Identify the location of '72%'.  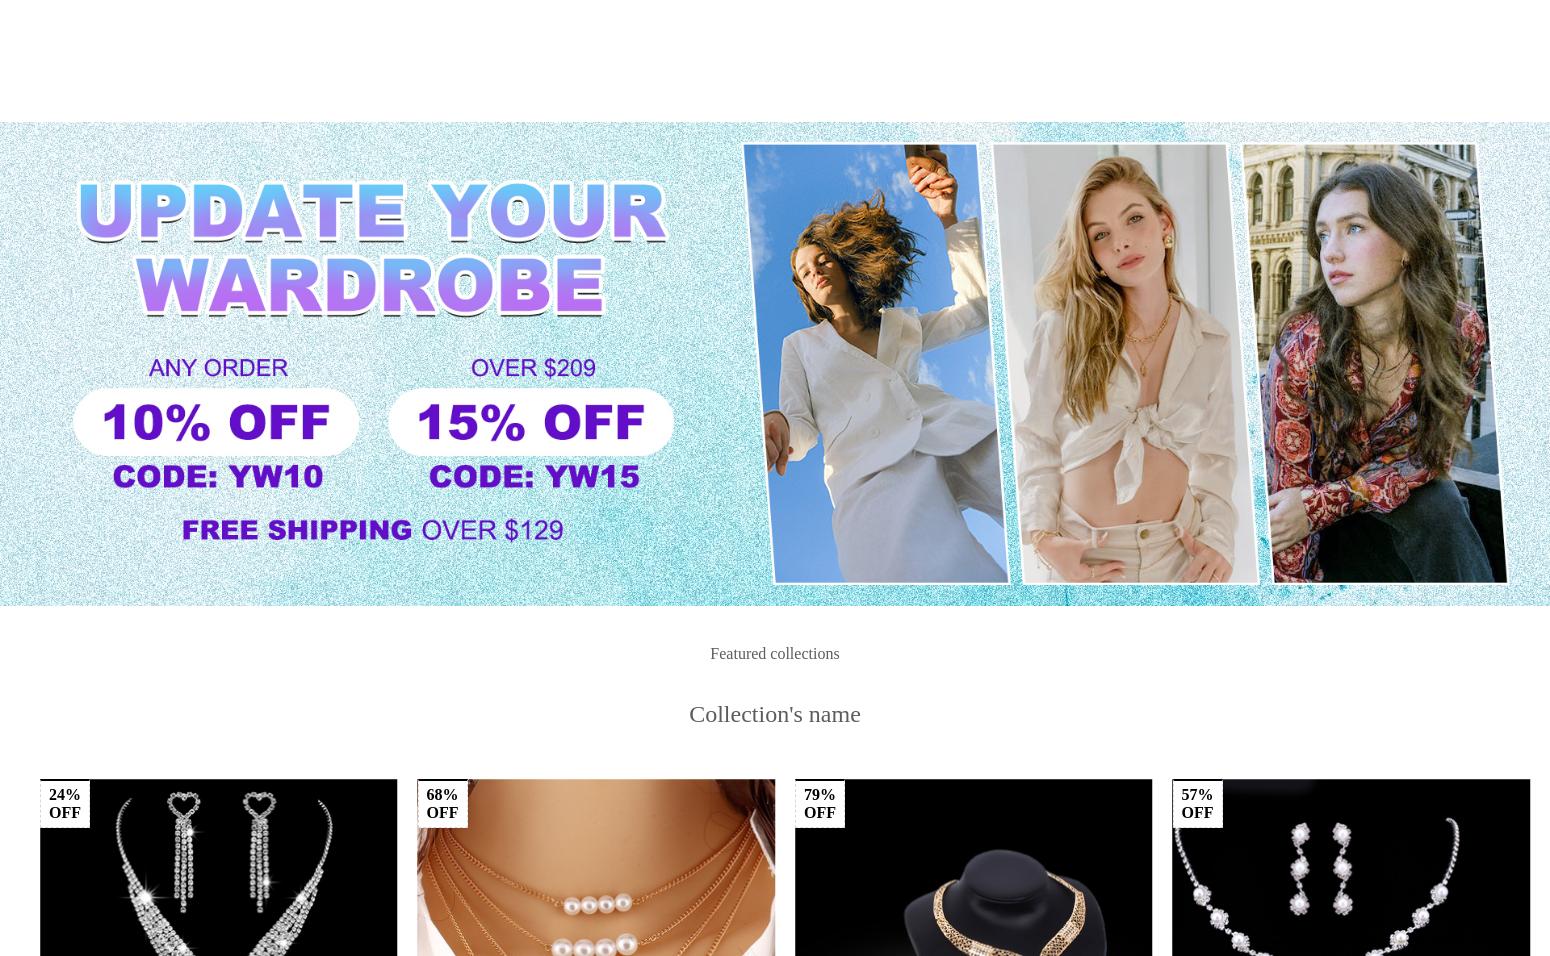
(818, 857).